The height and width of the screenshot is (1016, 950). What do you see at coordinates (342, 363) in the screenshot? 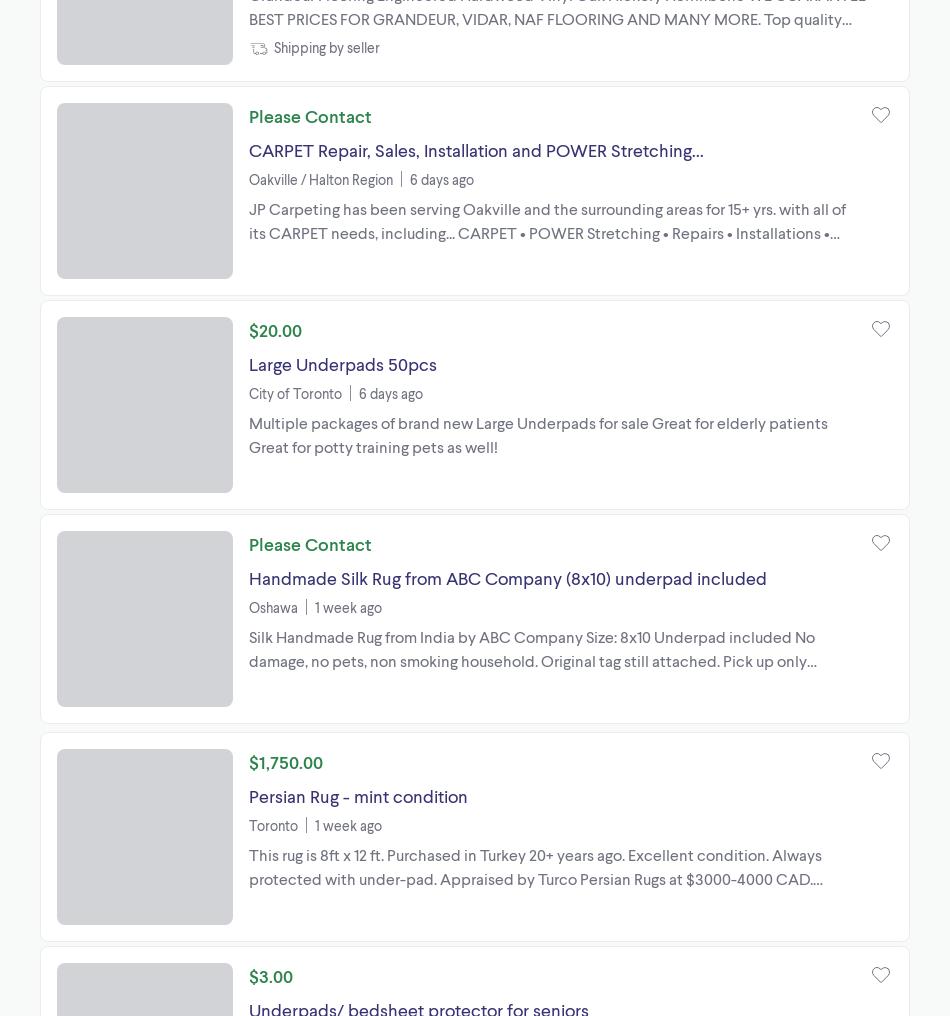
I see `'Large Underpads 50pcs'` at bounding box center [342, 363].